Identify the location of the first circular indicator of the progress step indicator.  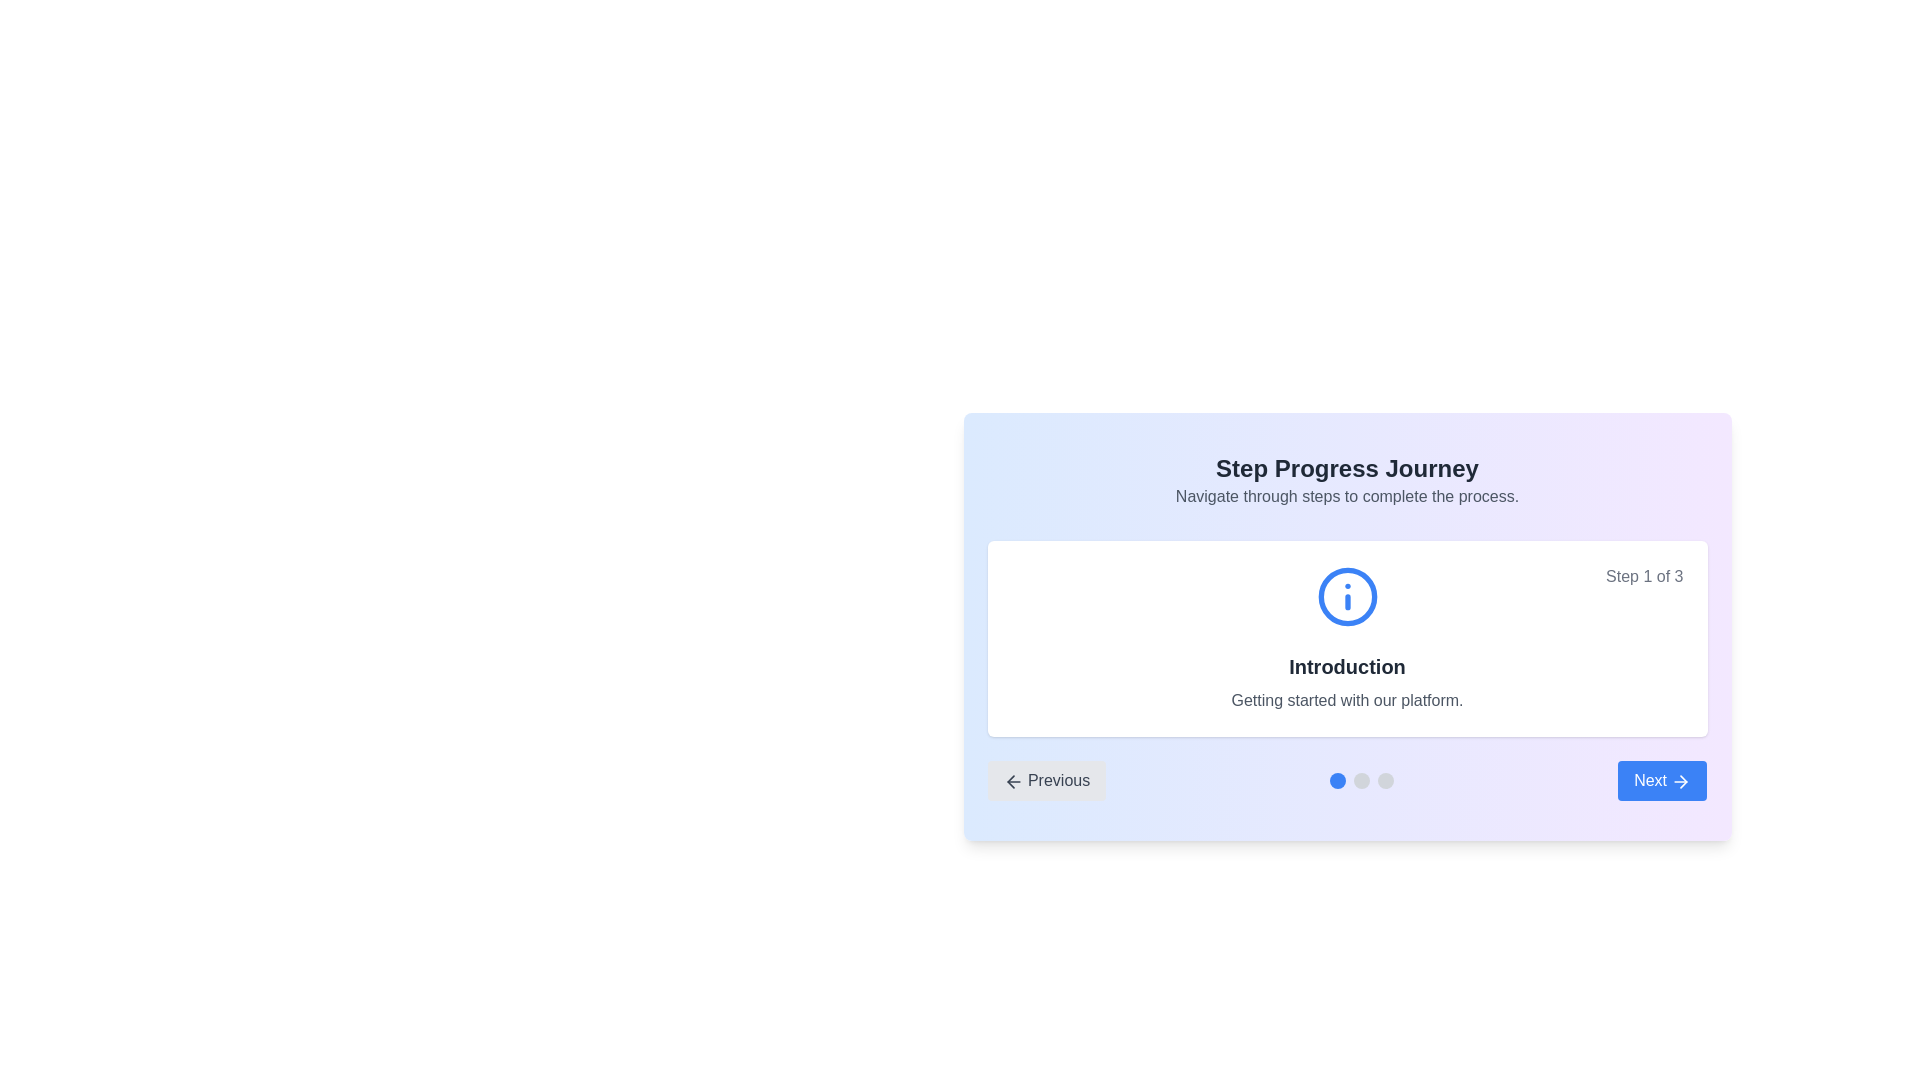
(1338, 779).